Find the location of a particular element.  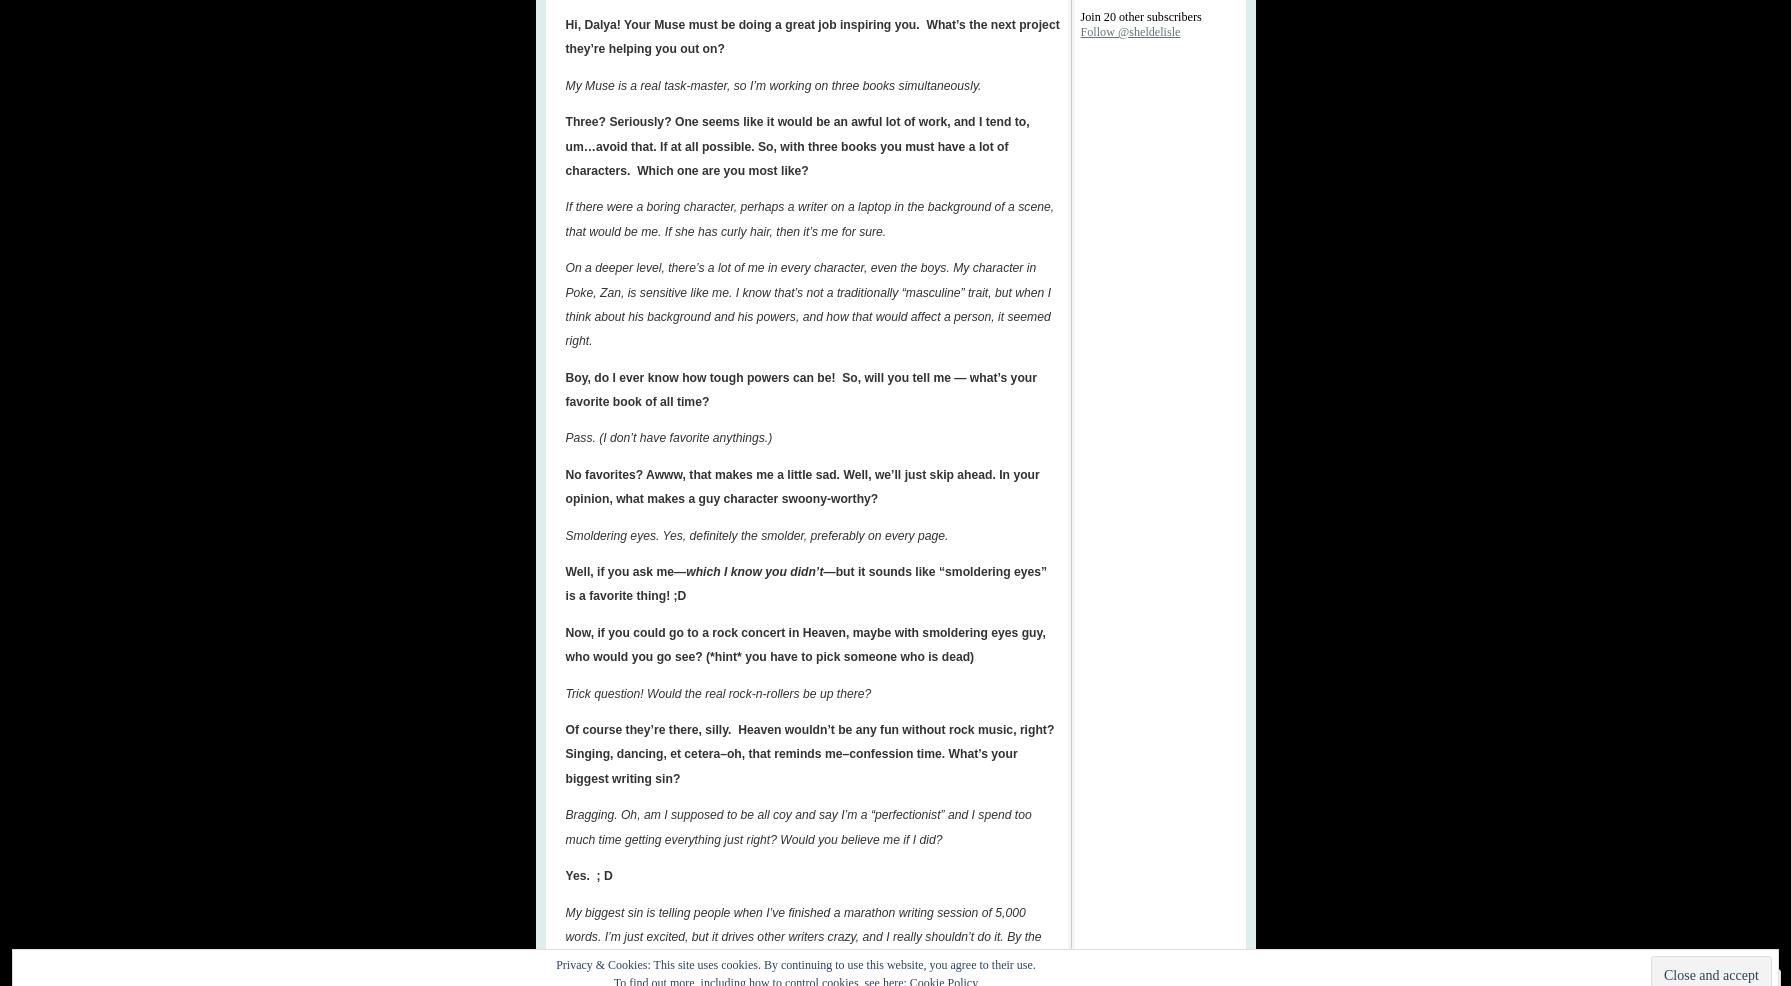

'Bragging. Oh, am I supposed to be all coy and say I’m a “perfectionist” and I spend too much time getting everything just right? Would you believe me if I did?' is located at coordinates (565, 825).